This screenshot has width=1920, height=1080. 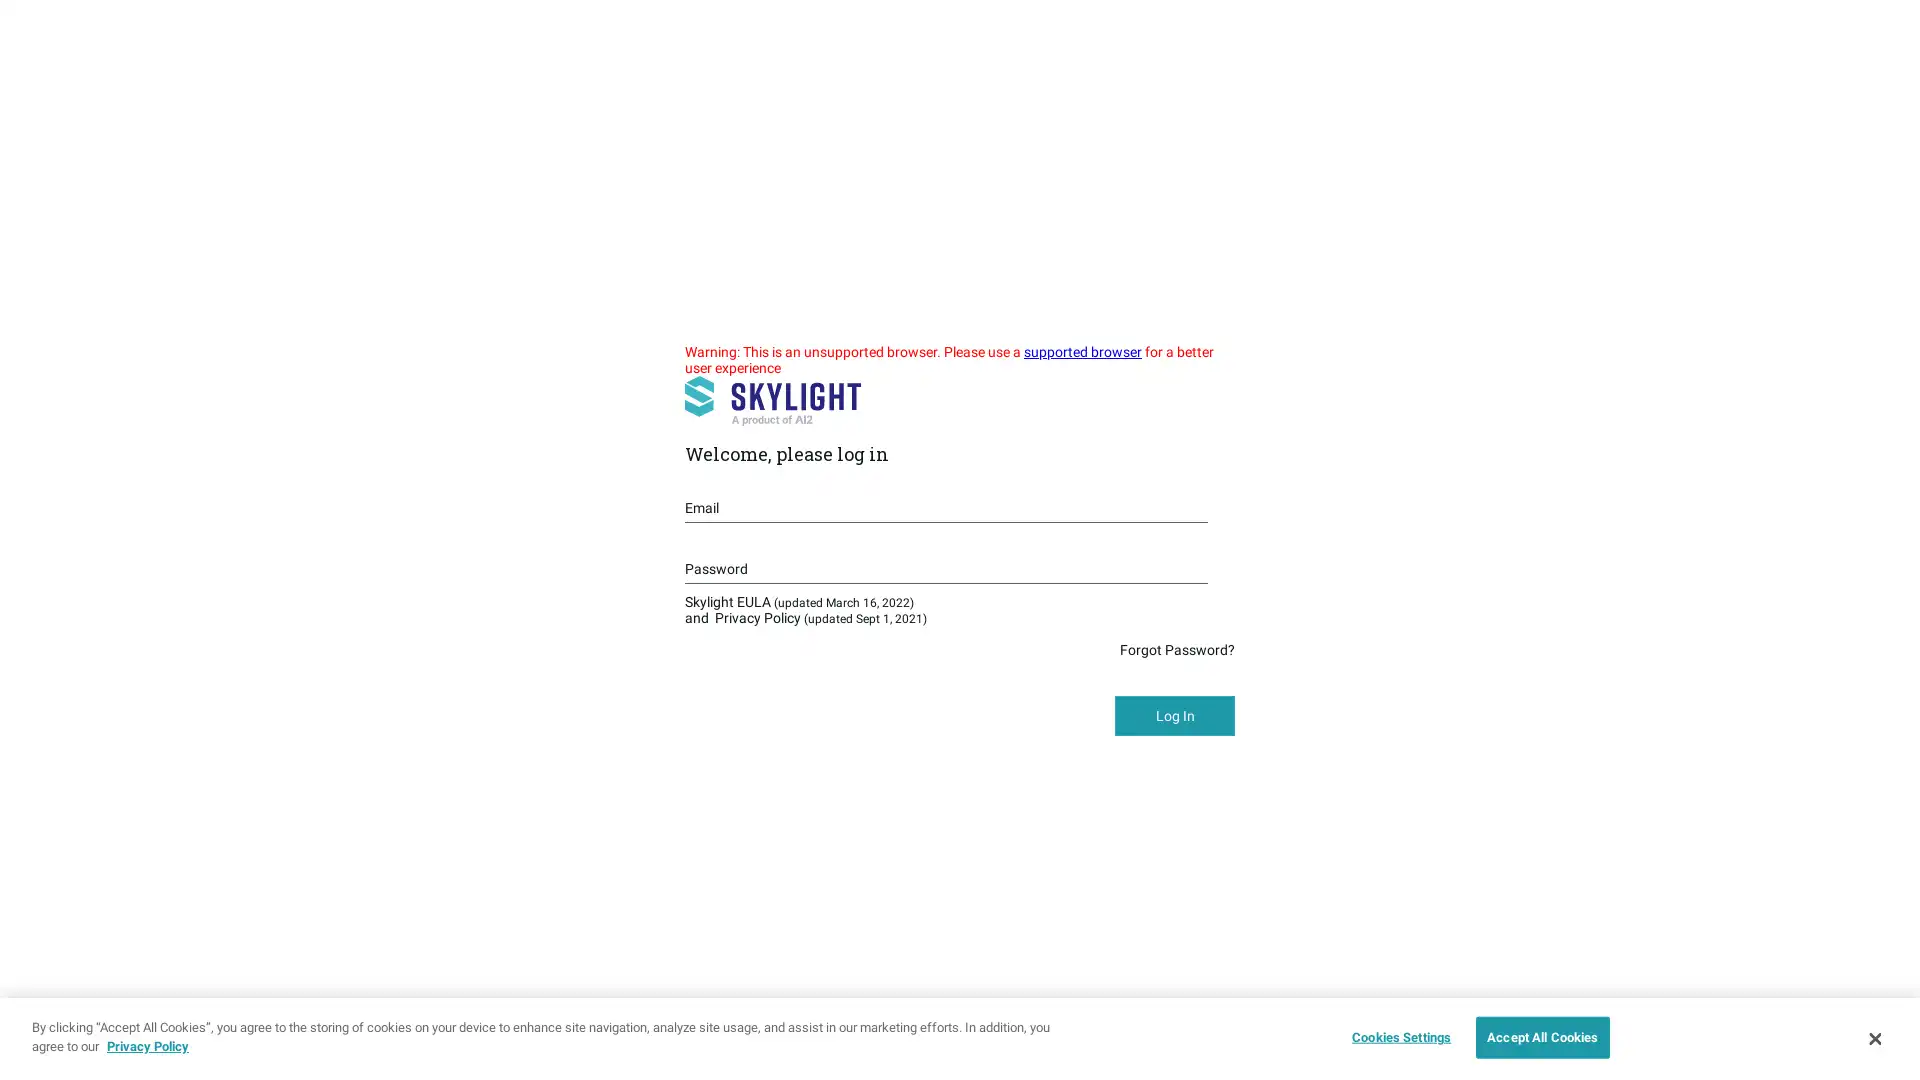 I want to click on Cookies Settings, so click(x=1395, y=1036).